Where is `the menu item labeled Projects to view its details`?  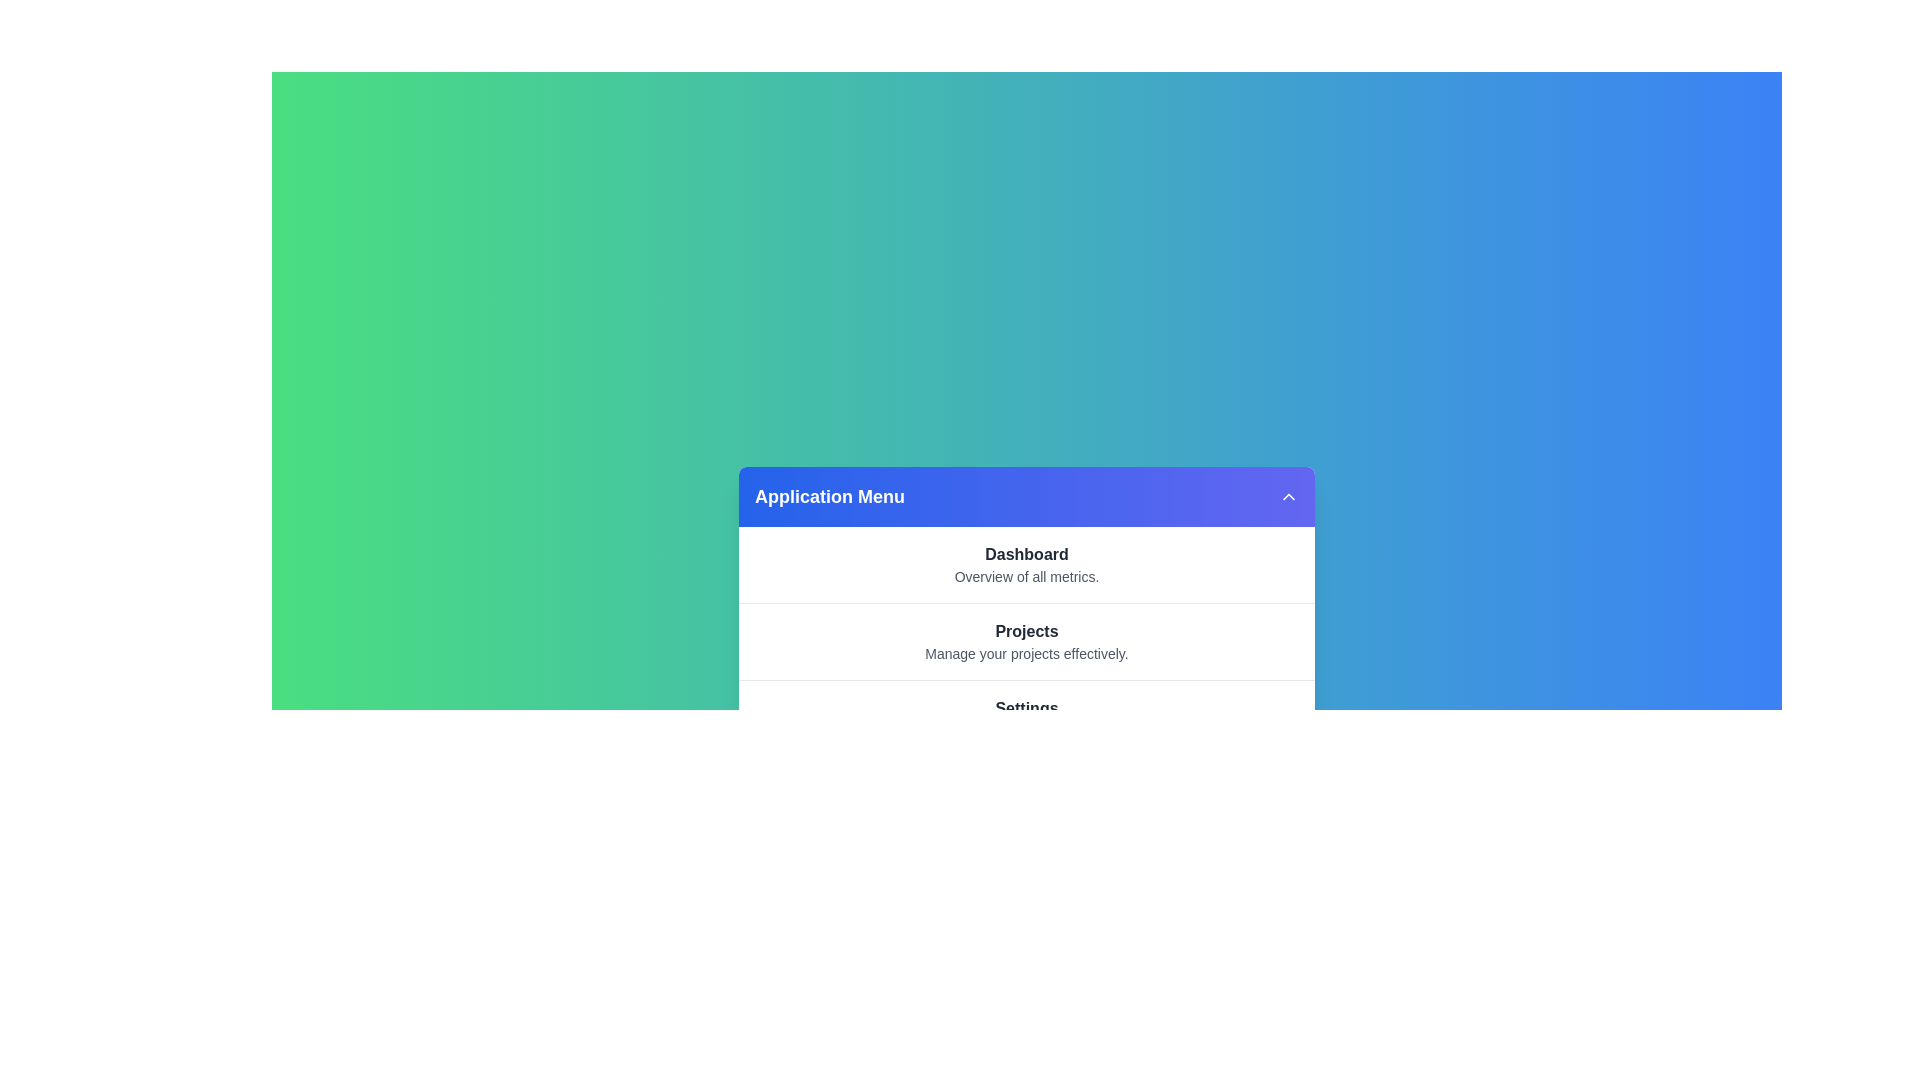 the menu item labeled Projects to view its details is located at coordinates (1027, 632).